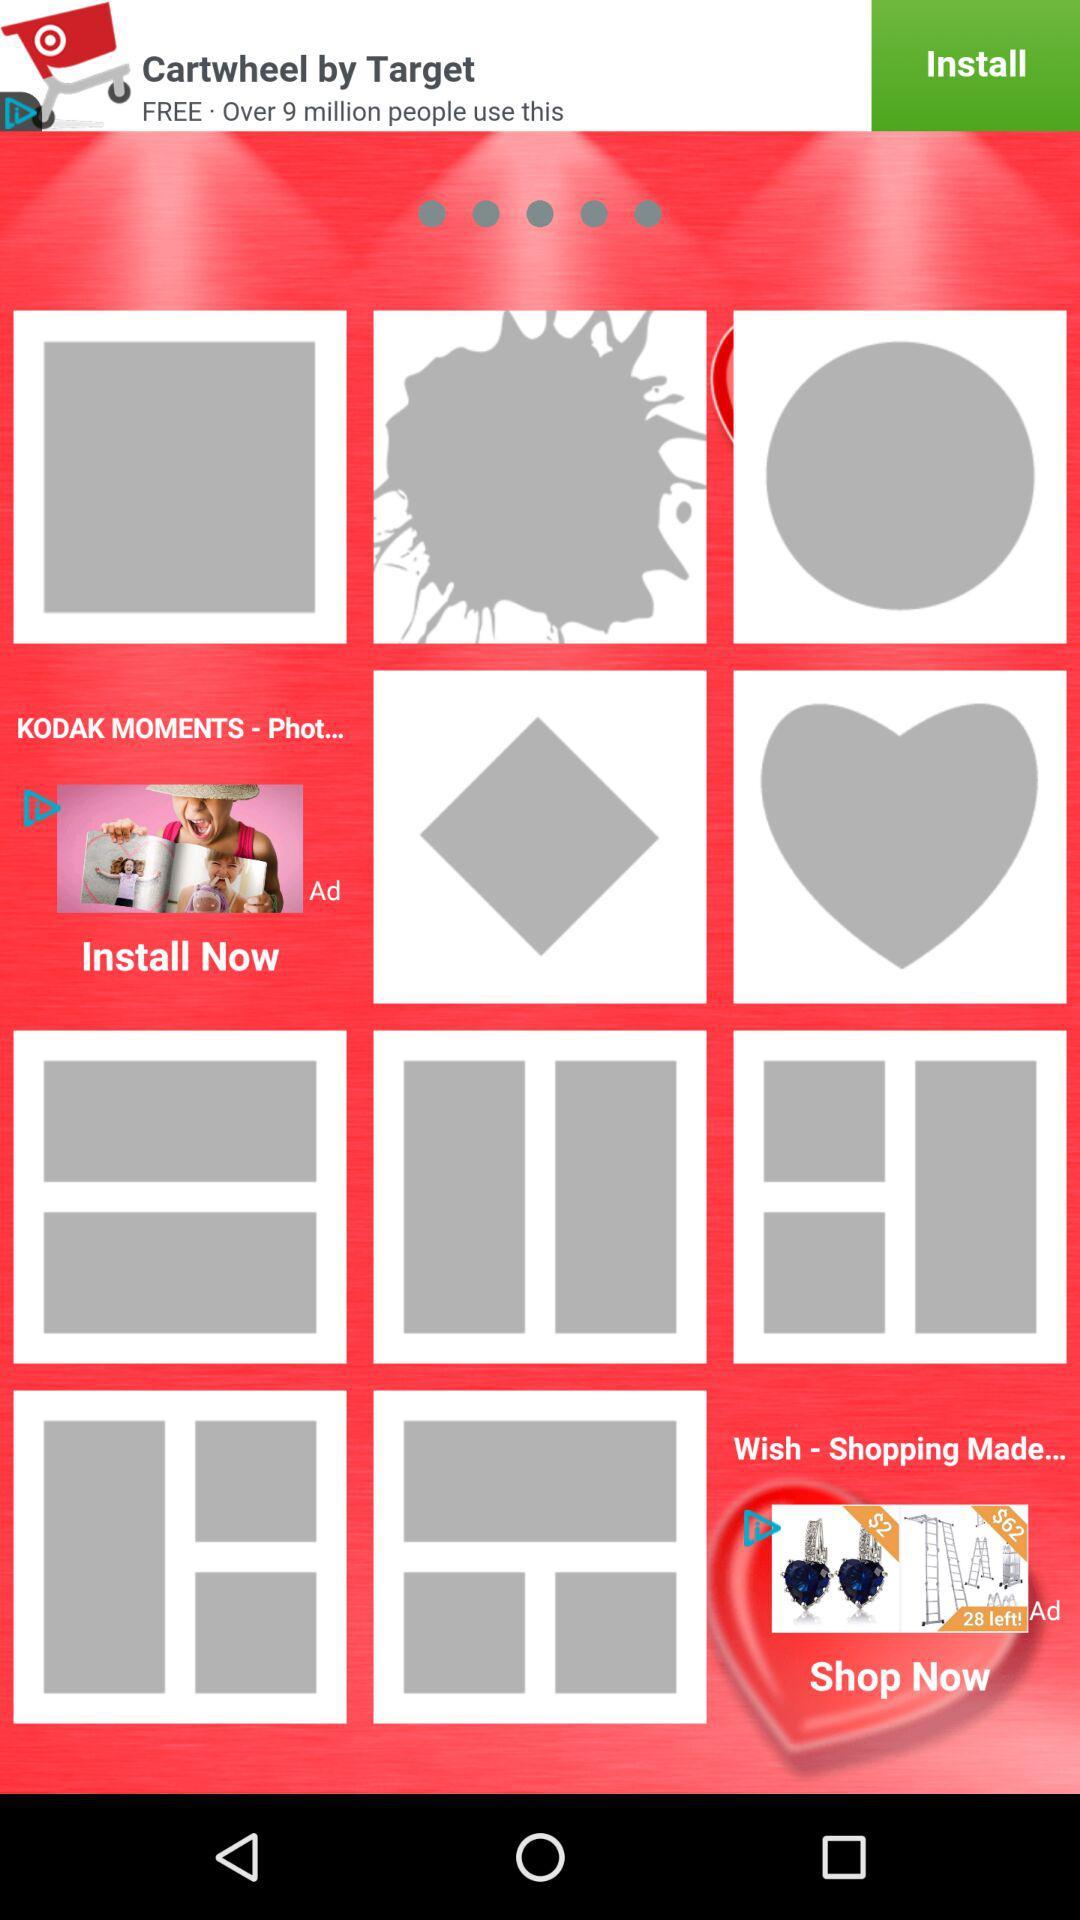 The height and width of the screenshot is (1920, 1080). Describe the element at coordinates (540, 65) in the screenshot. I see `install the app` at that location.